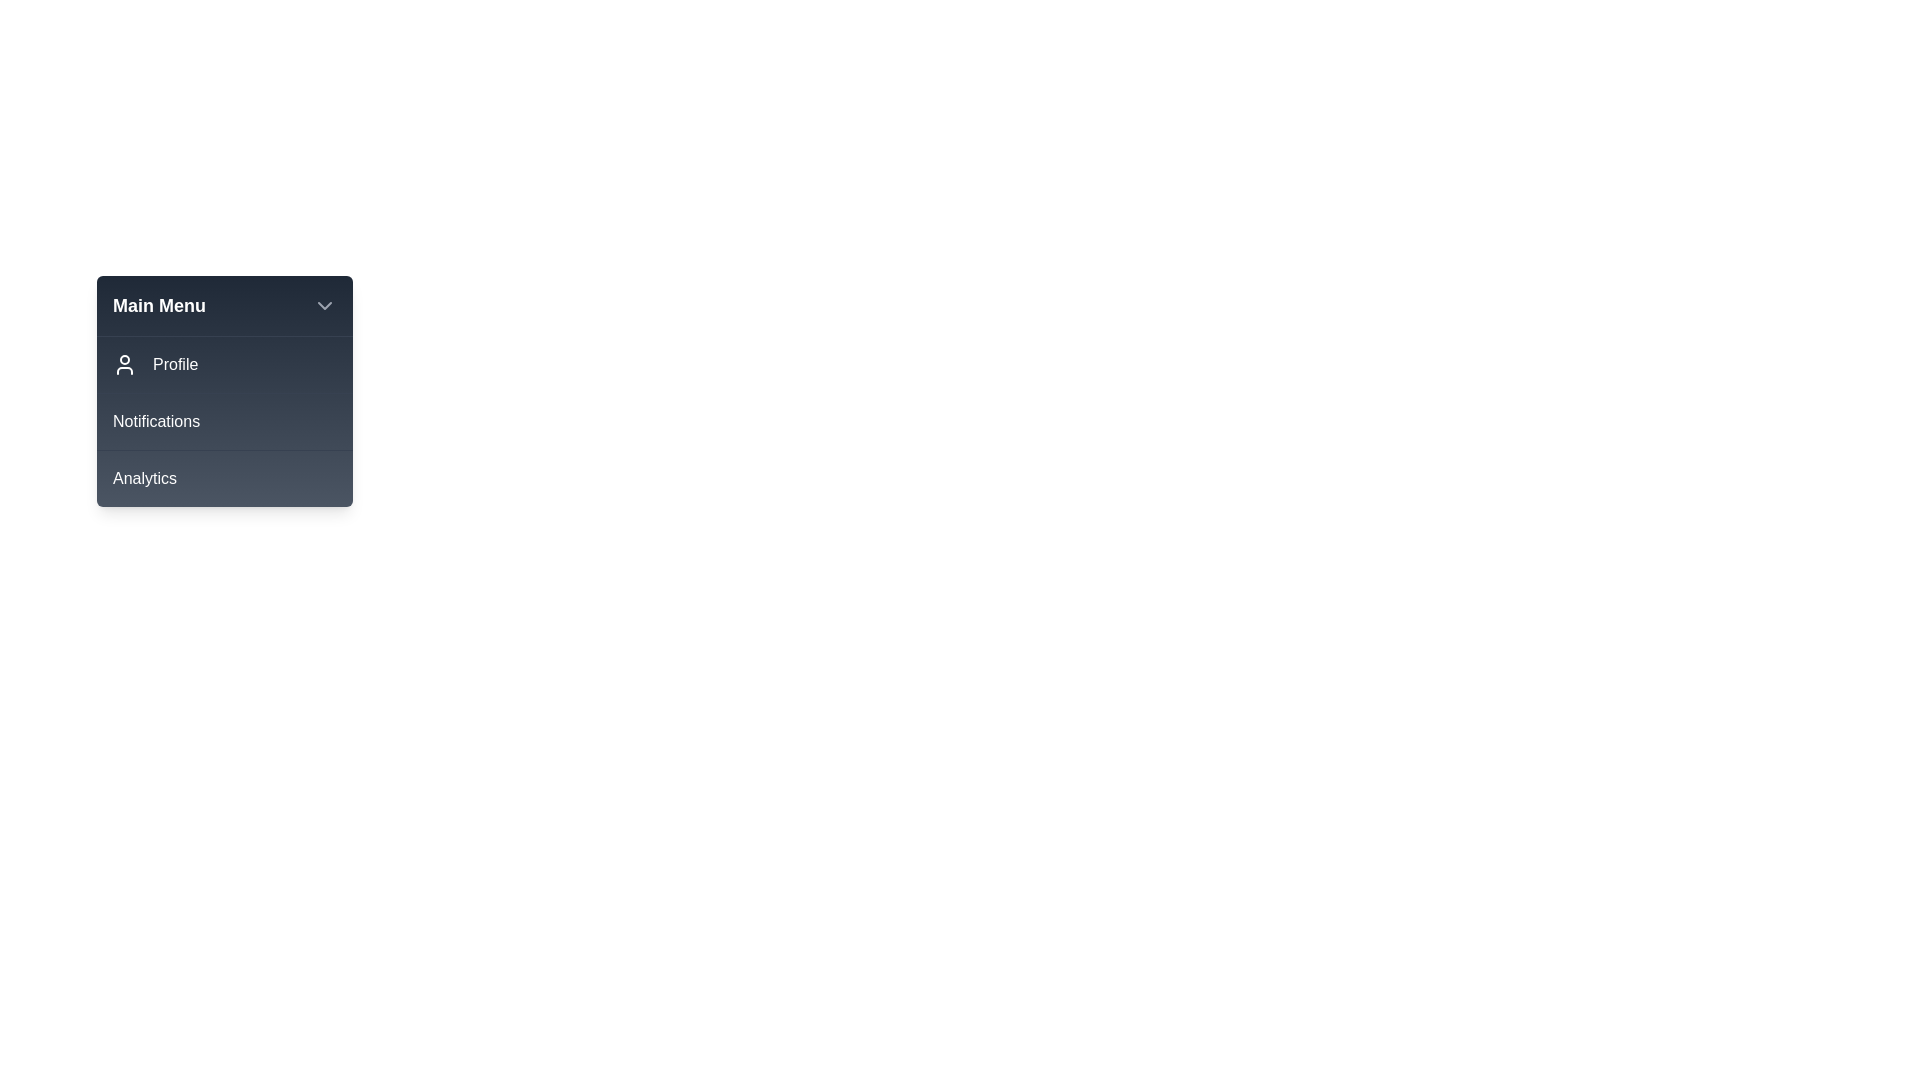 The width and height of the screenshot is (1920, 1080). What do you see at coordinates (225, 420) in the screenshot?
I see `the menu item Notifications from the interactive menu` at bounding box center [225, 420].